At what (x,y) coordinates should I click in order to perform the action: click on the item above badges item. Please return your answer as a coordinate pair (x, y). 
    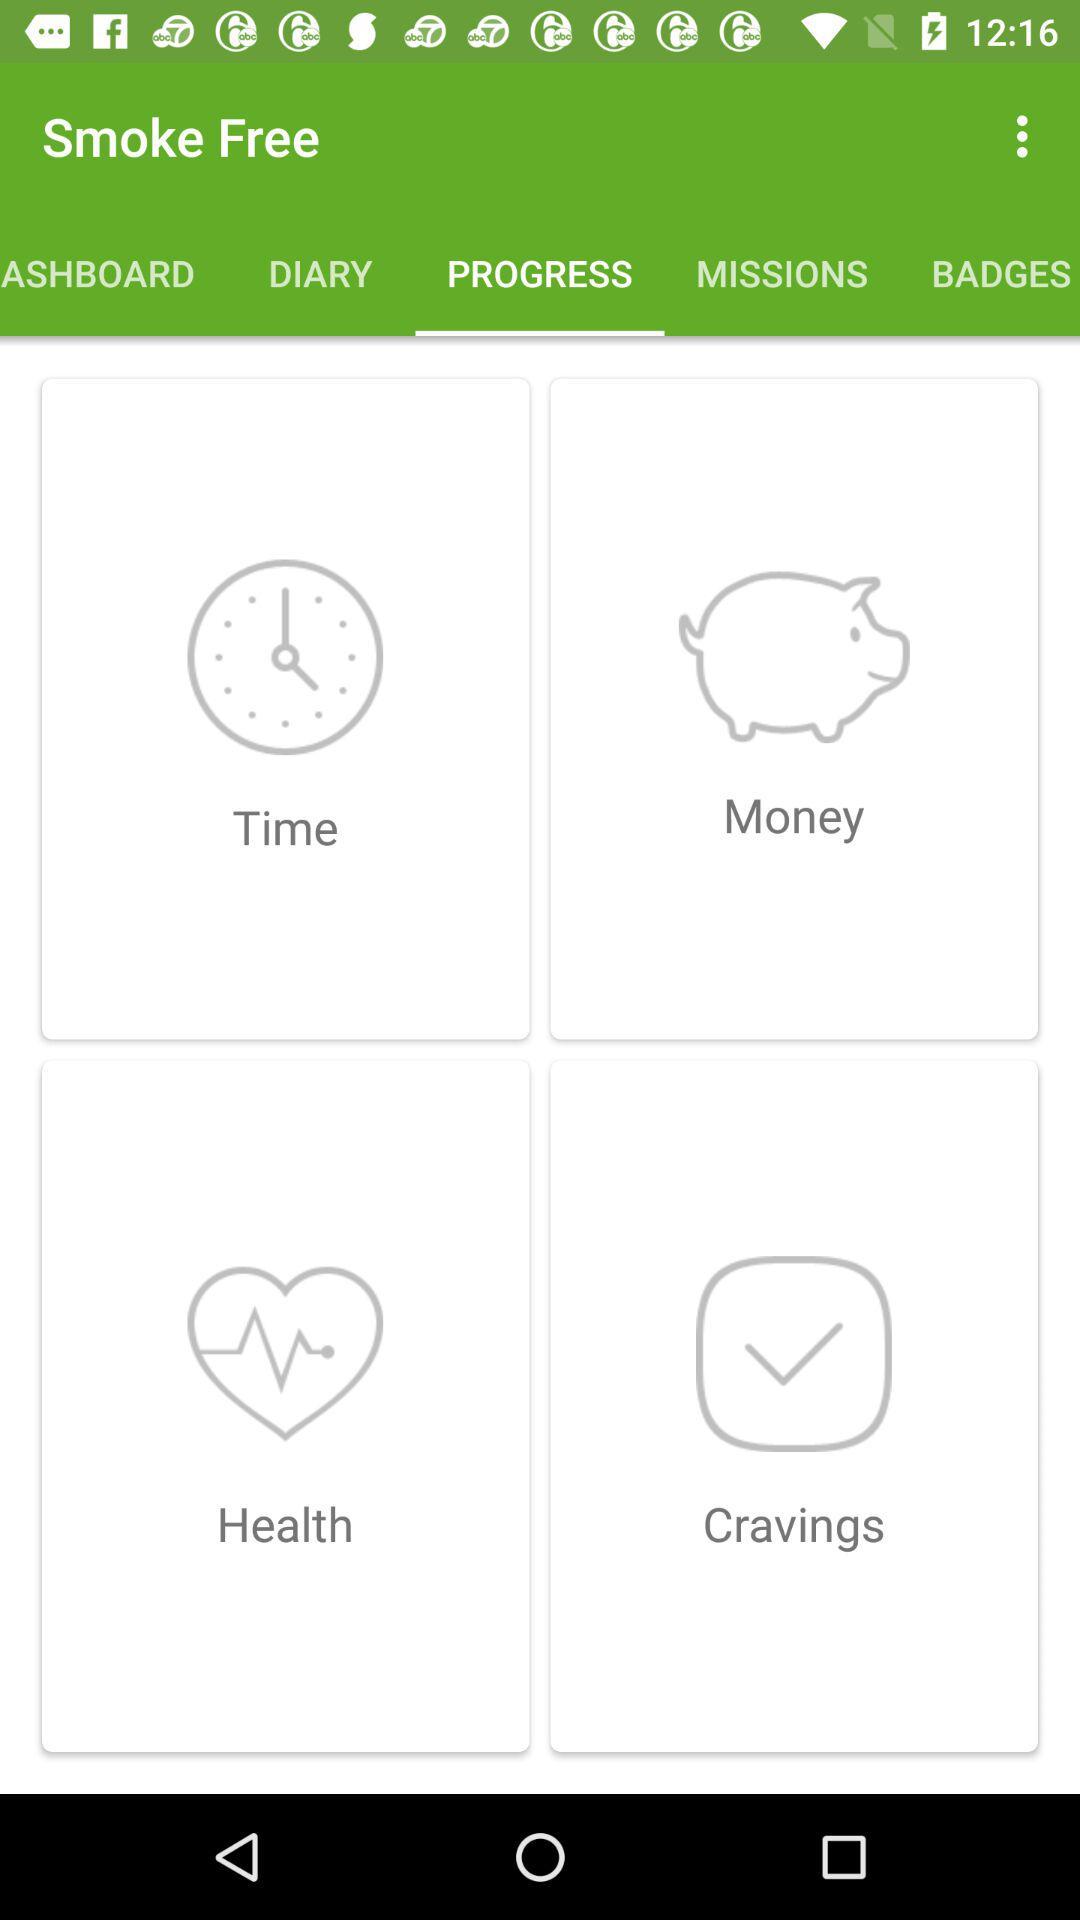
    Looking at the image, I should click on (1027, 135).